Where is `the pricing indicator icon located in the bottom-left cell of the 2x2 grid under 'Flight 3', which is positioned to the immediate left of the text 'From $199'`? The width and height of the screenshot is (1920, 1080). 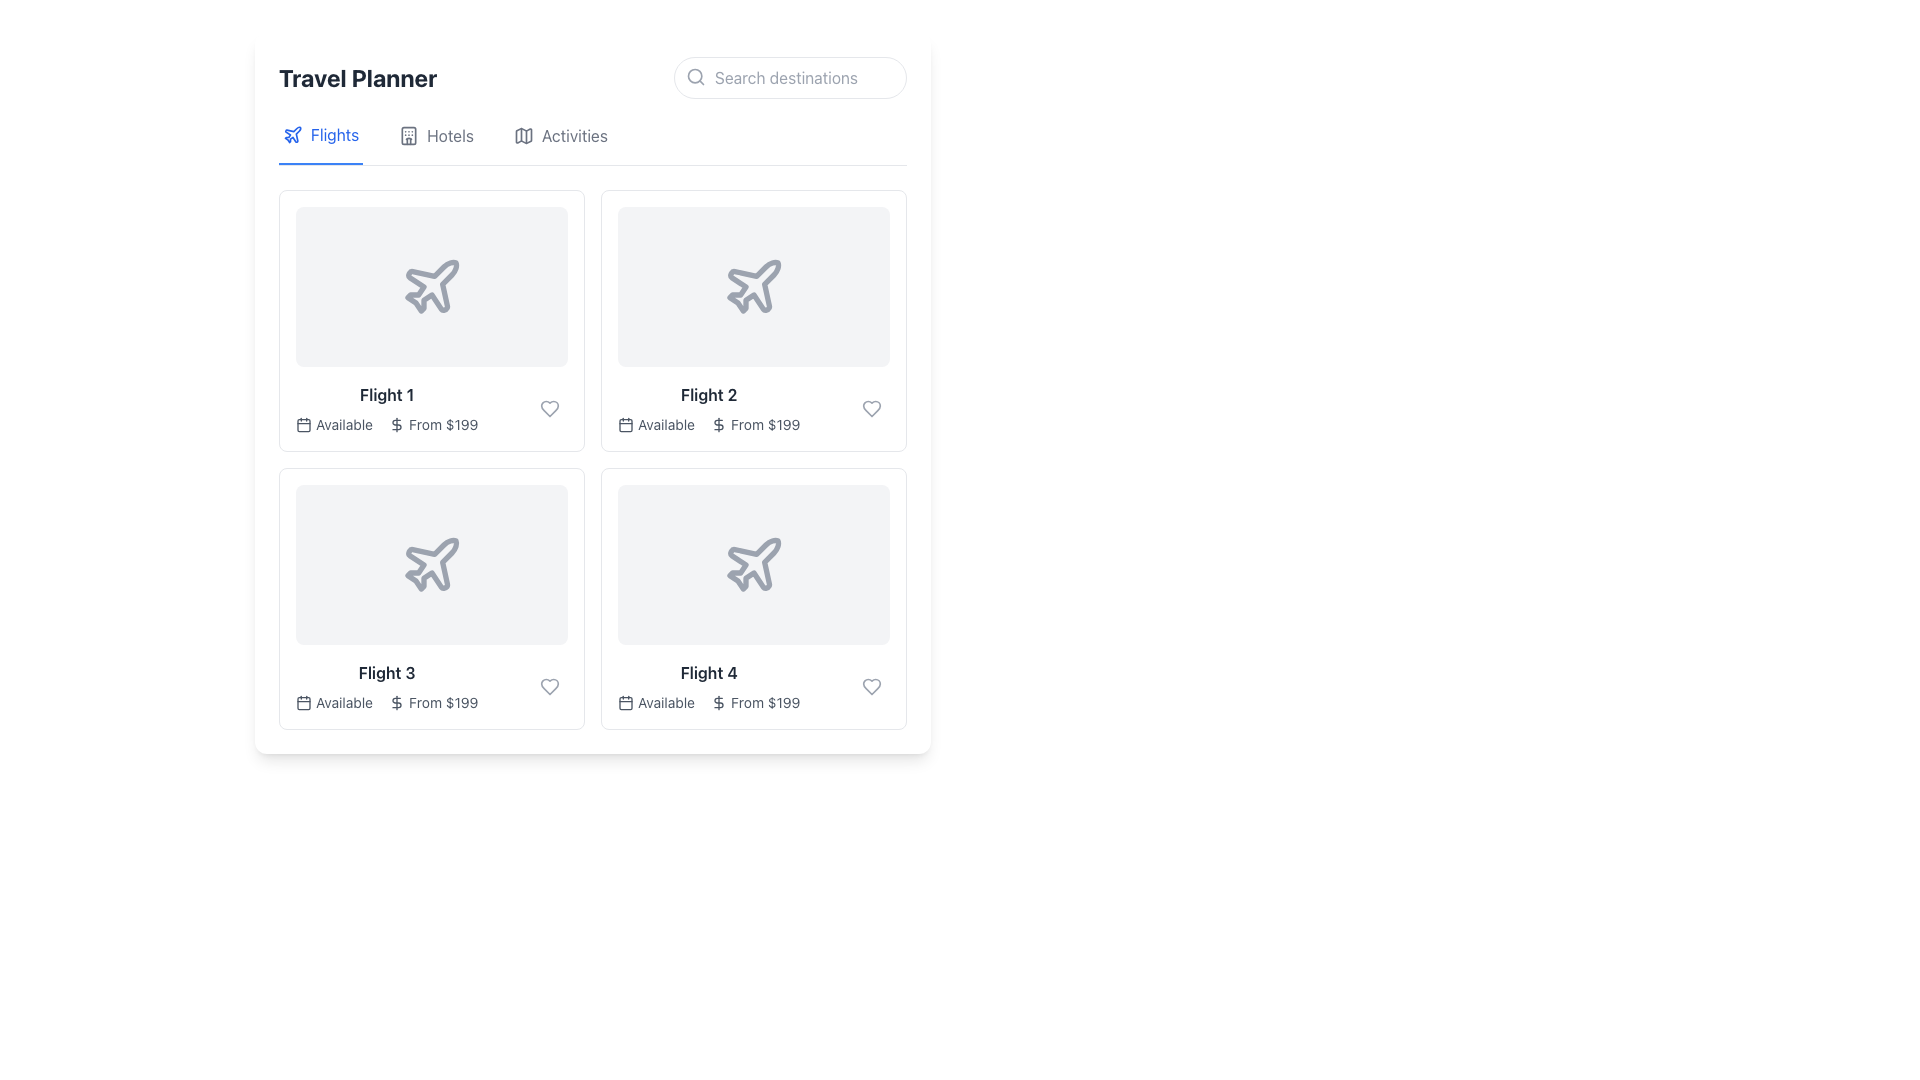
the pricing indicator icon located in the bottom-left cell of the 2x2 grid under 'Flight 3', which is positioned to the immediate left of the text 'From $199' is located at coordinates (397, 701).